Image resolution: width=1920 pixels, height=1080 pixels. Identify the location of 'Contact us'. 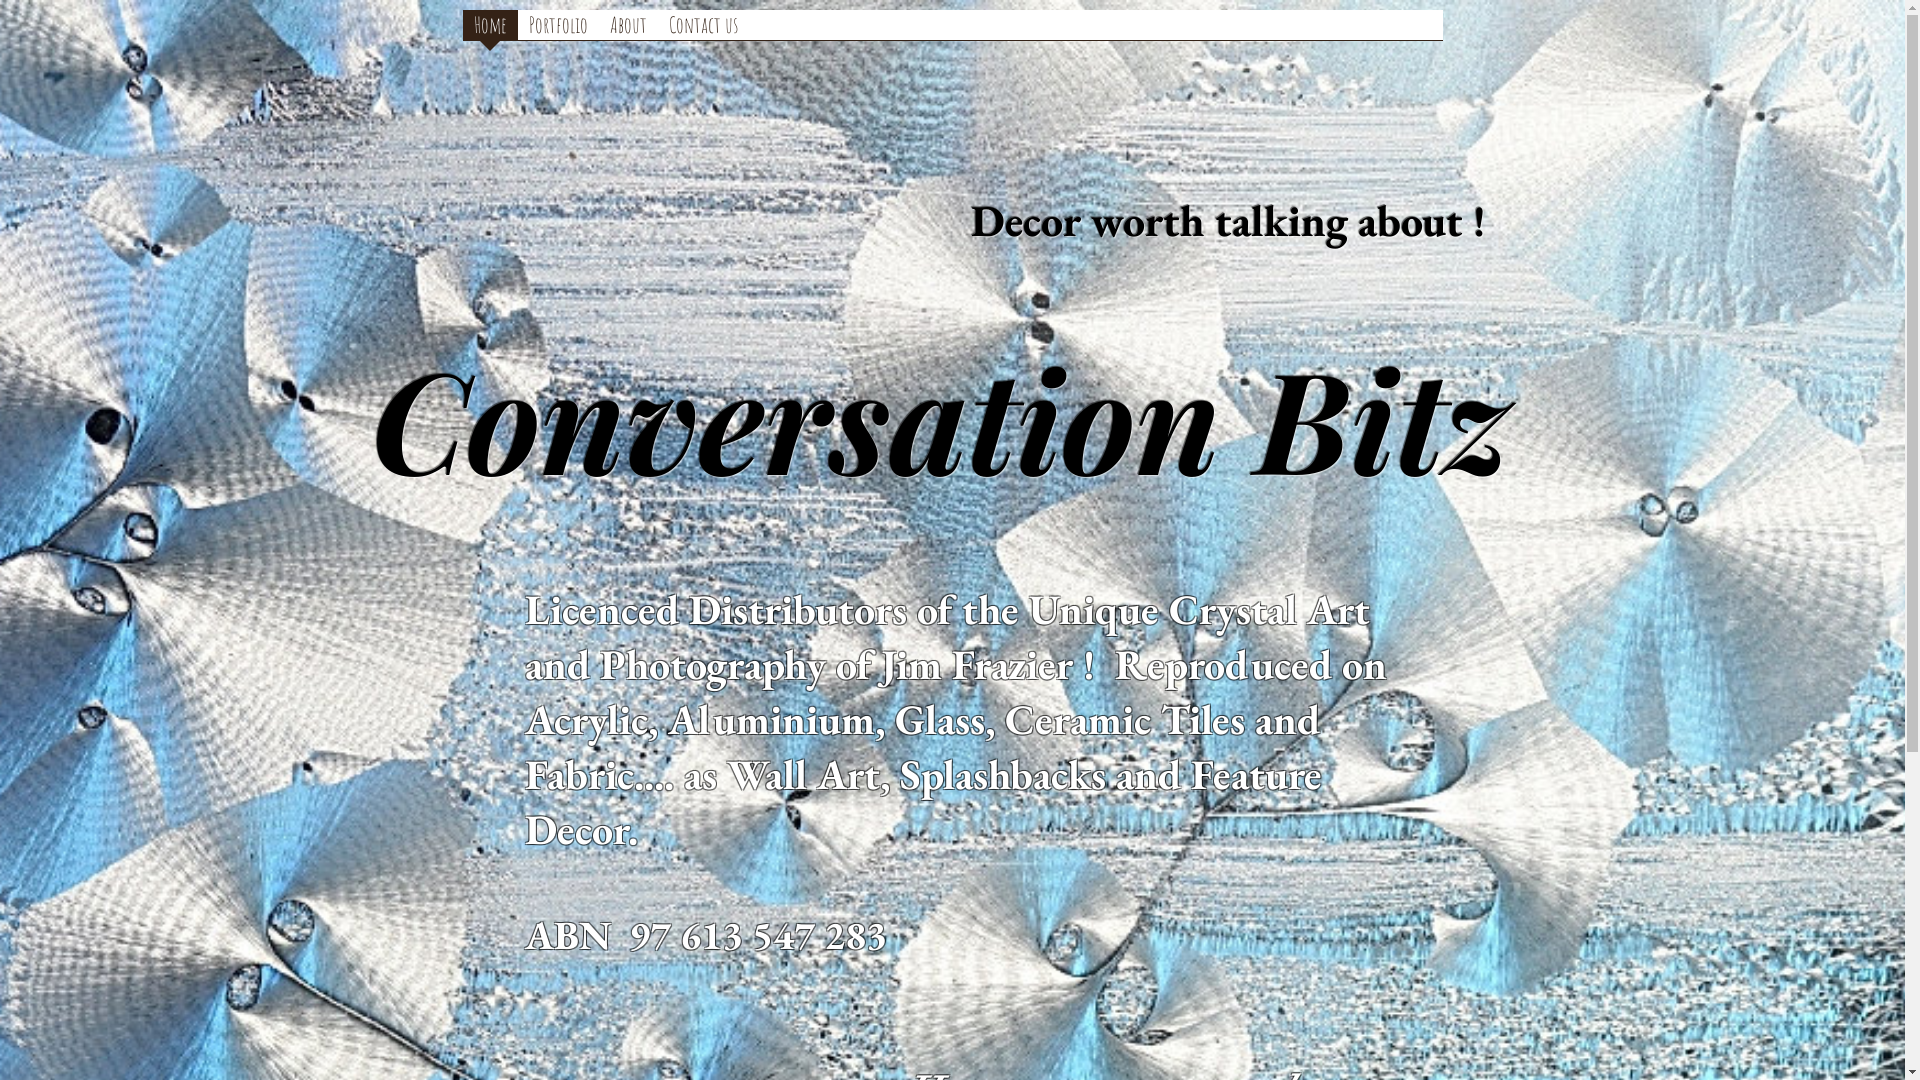
(703, 26).